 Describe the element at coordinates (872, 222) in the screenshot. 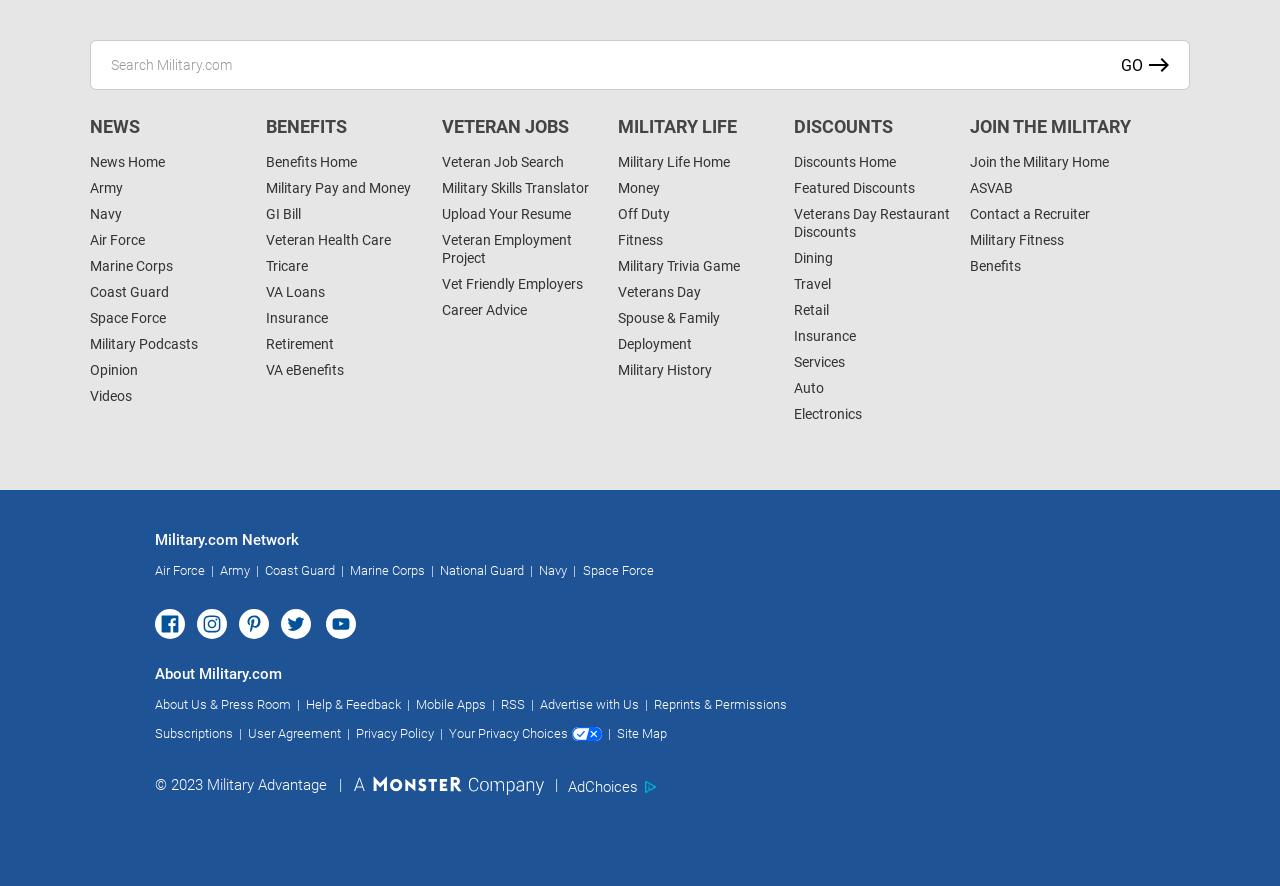

I see `'Veterans Day Restaurant Discounts'` at that location.